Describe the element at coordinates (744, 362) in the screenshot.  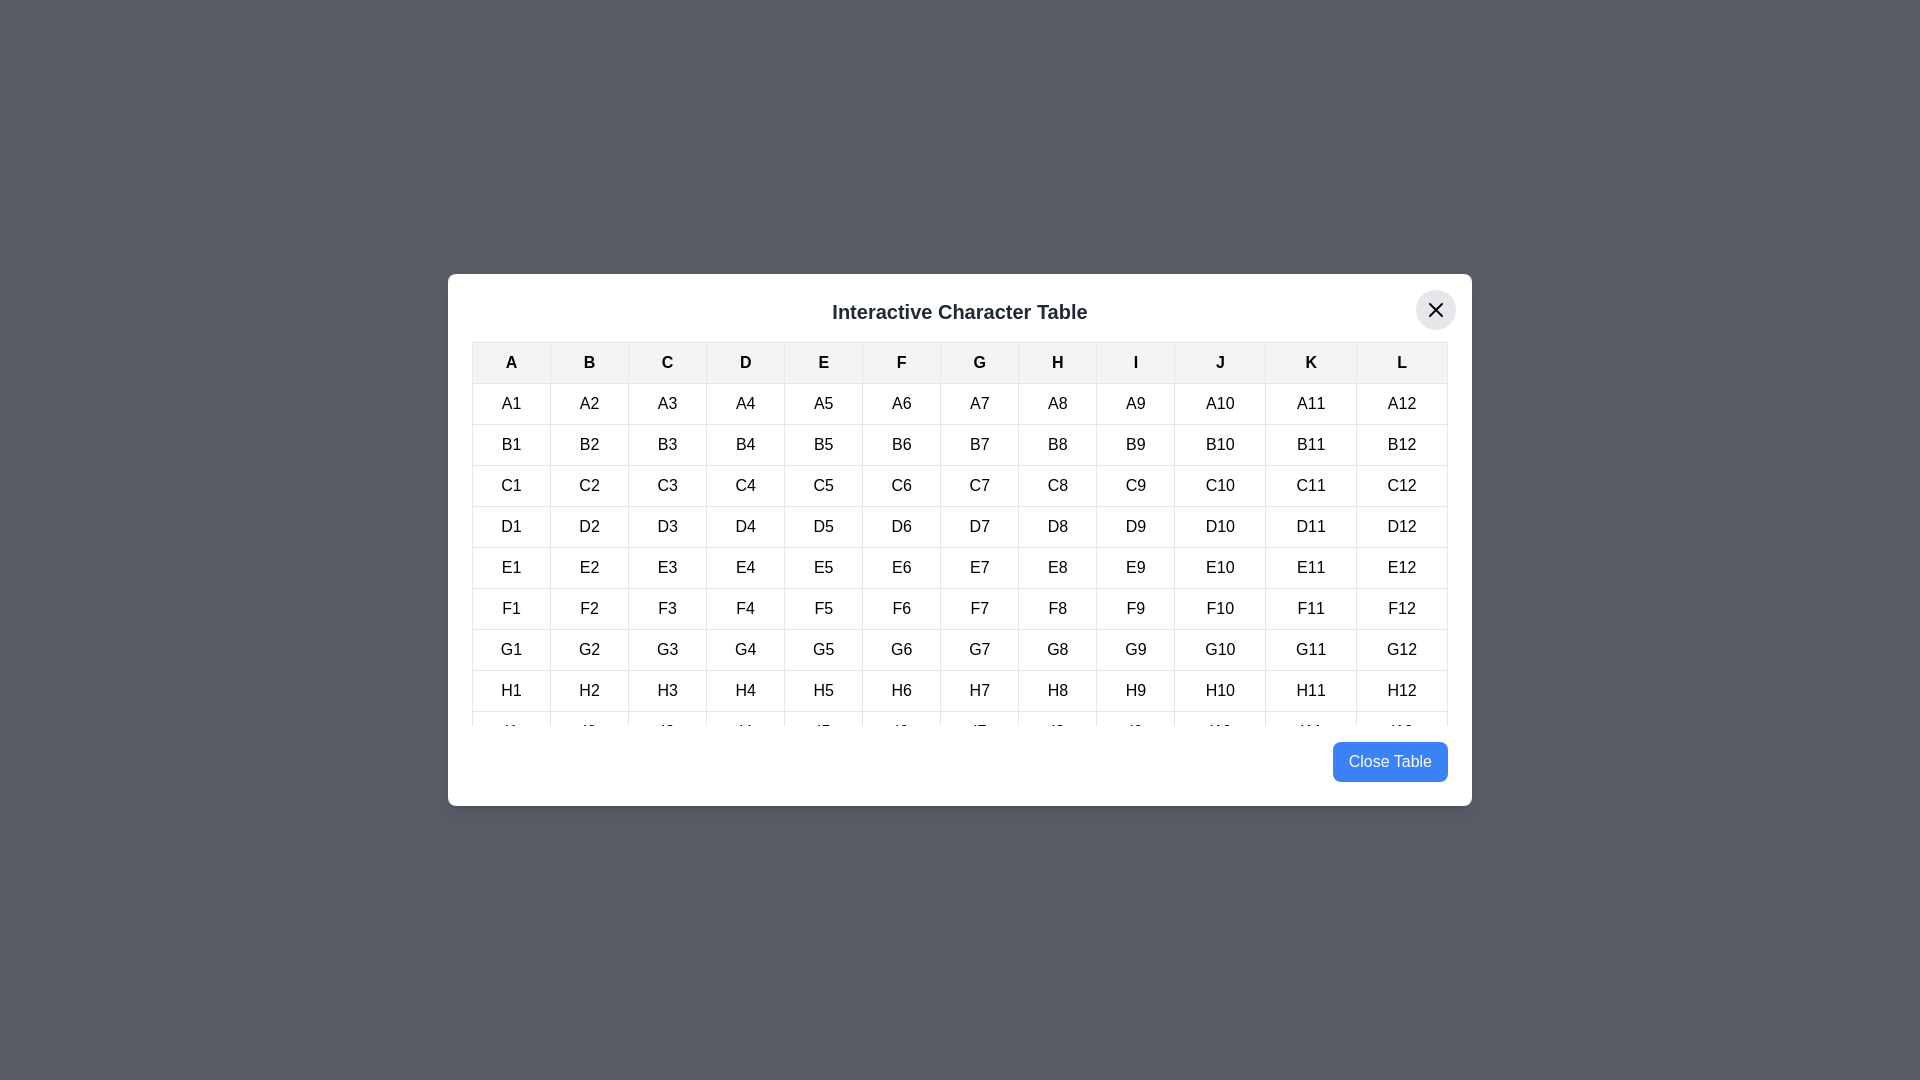
I see `the table header cell labeled D to highlight its column` at that location.